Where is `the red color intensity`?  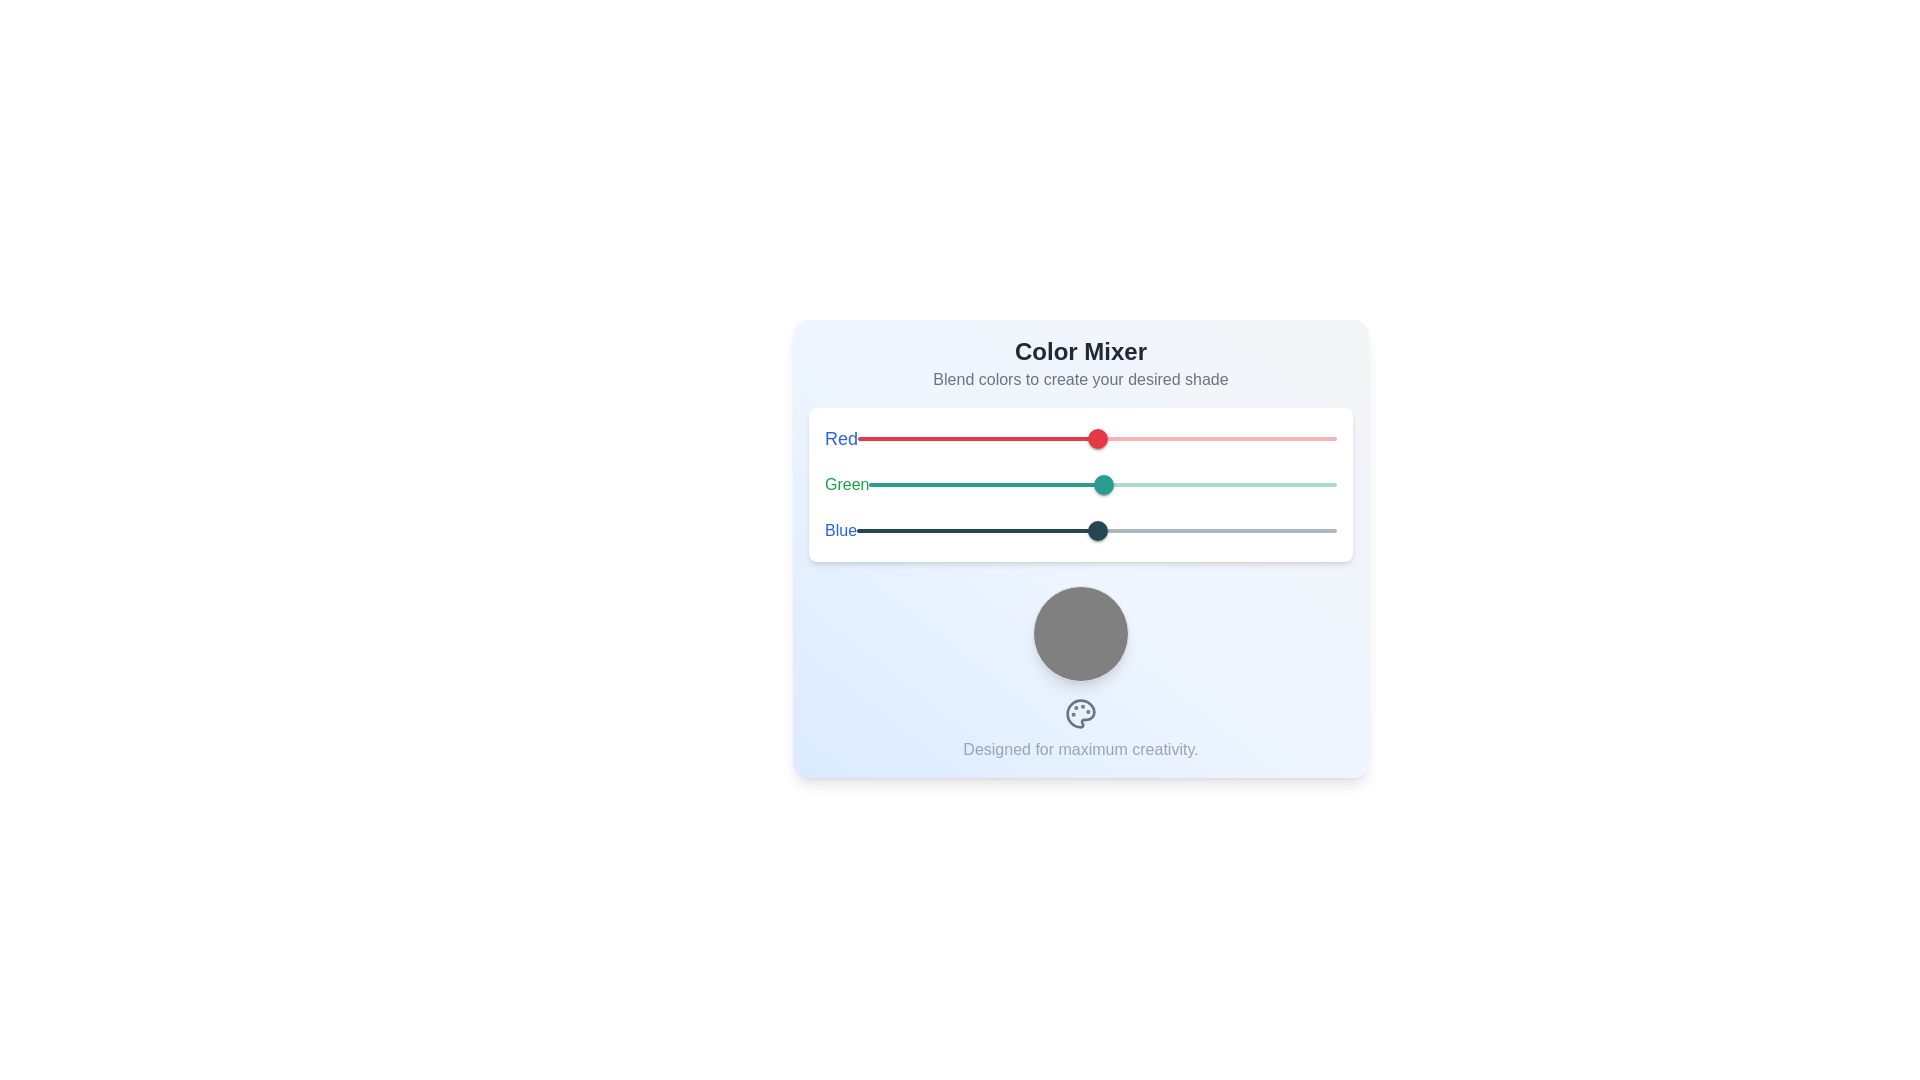 the red color intensity is located at coordinates (1310, 438).